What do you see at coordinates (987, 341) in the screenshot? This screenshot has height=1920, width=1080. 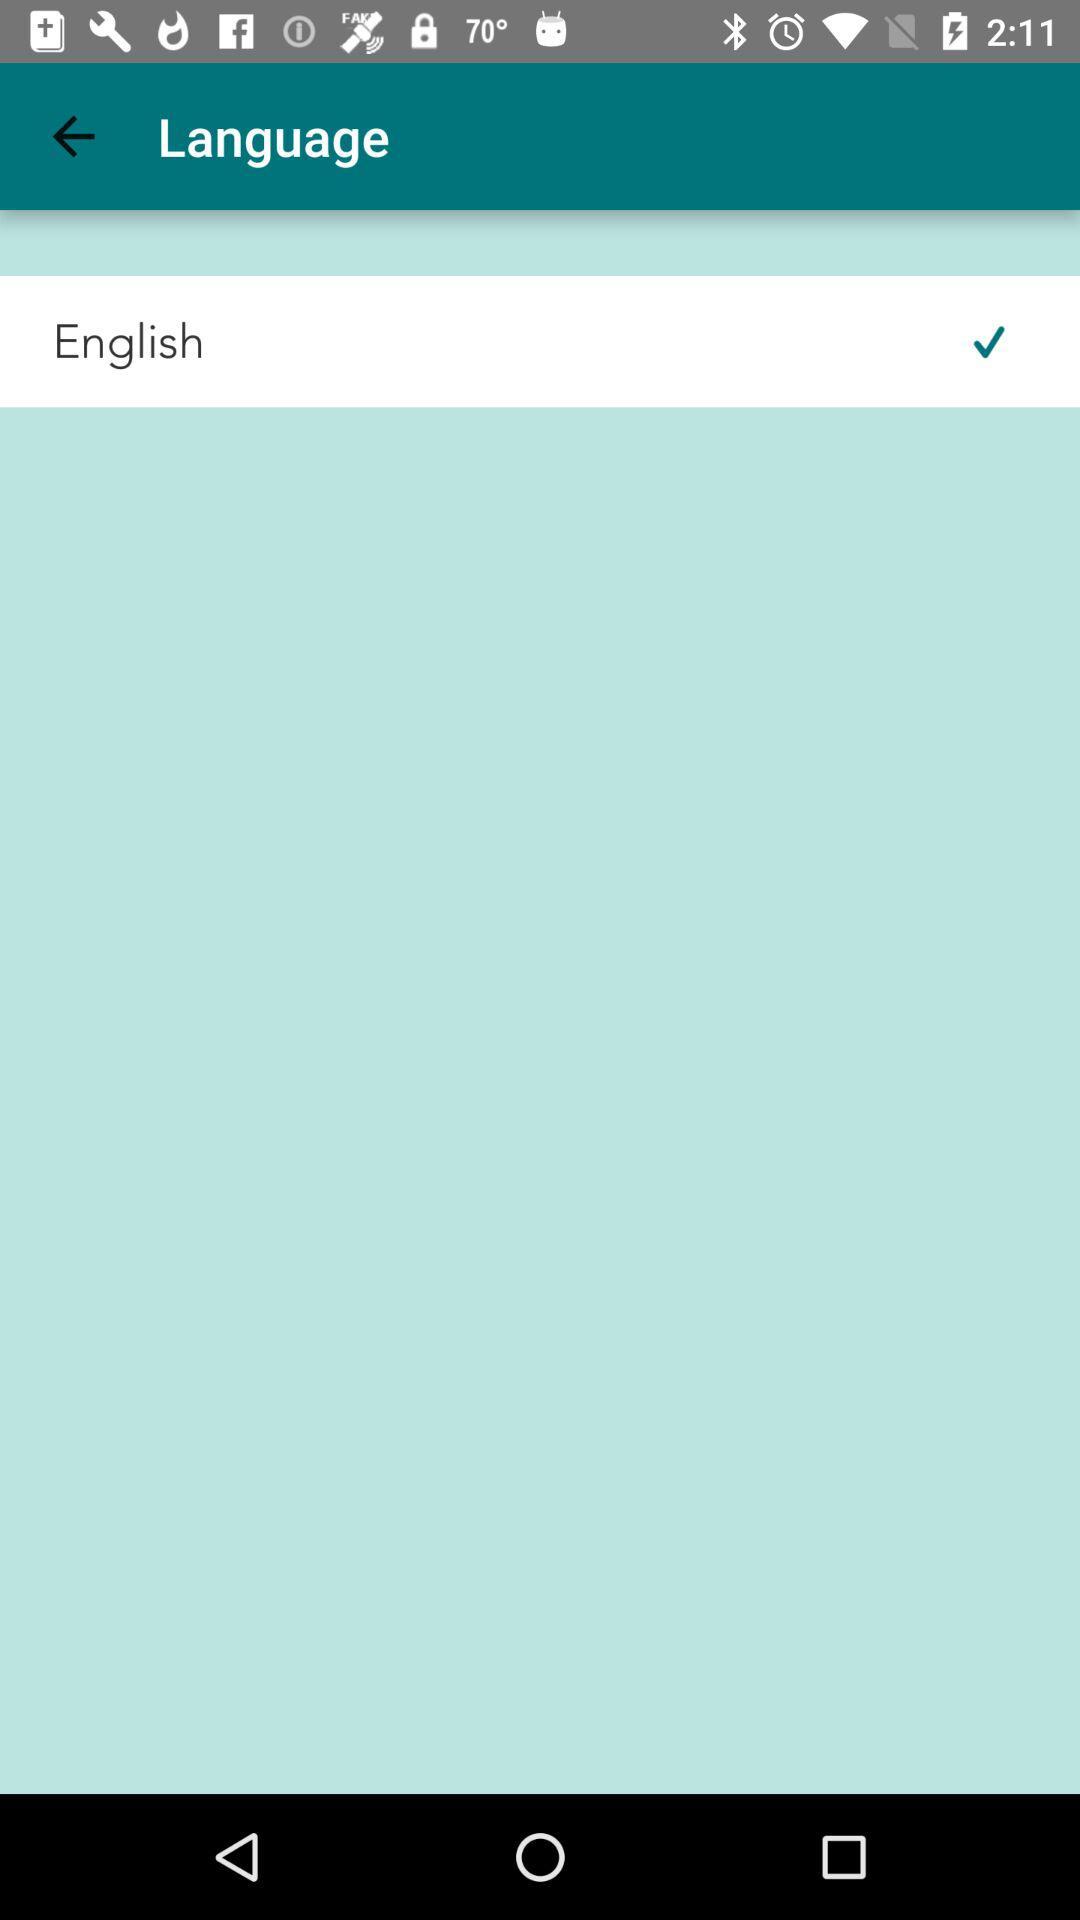 I see `icon to the right of the english icon` at bounding box center [987, 341].